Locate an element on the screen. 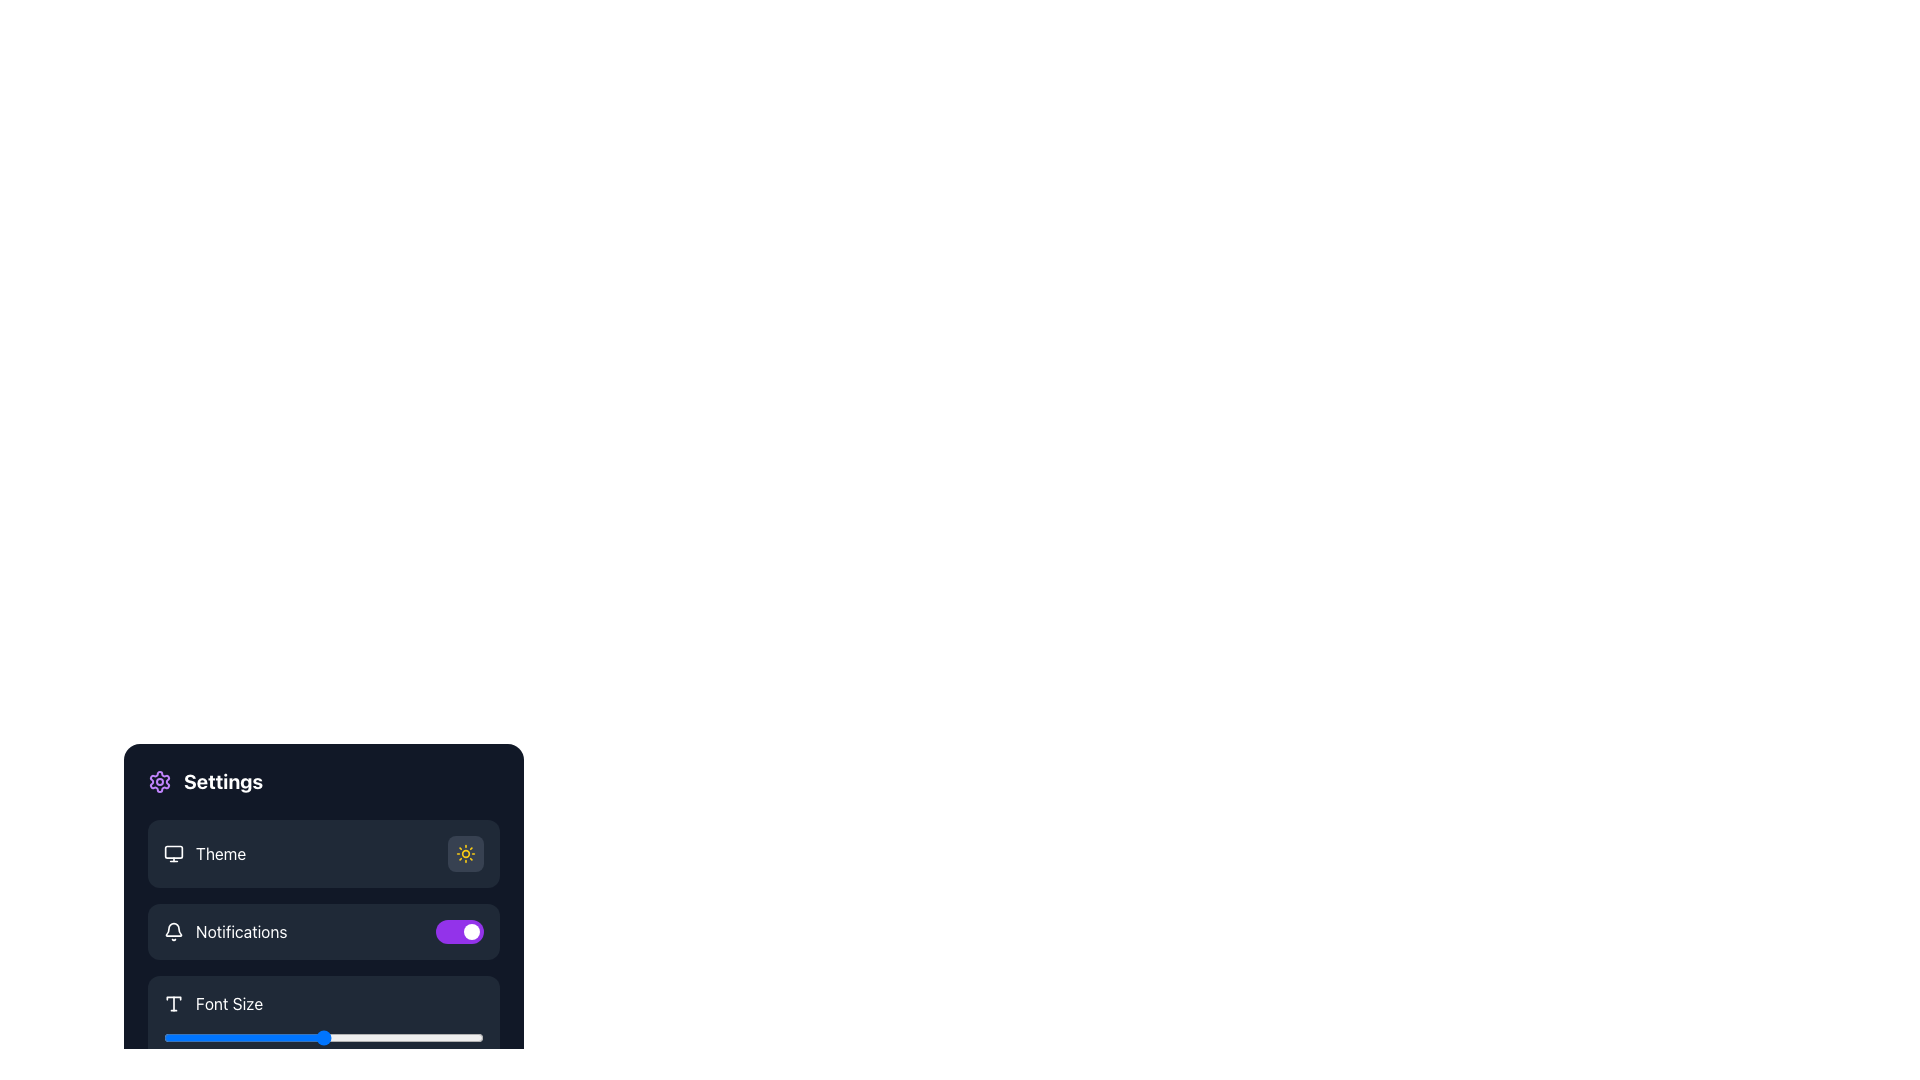 The image size is (1920, 1080). the toggle switch for notifications, which is the second item in the settings menu and the rightmost control in that row is located at coordinates (459, 932).